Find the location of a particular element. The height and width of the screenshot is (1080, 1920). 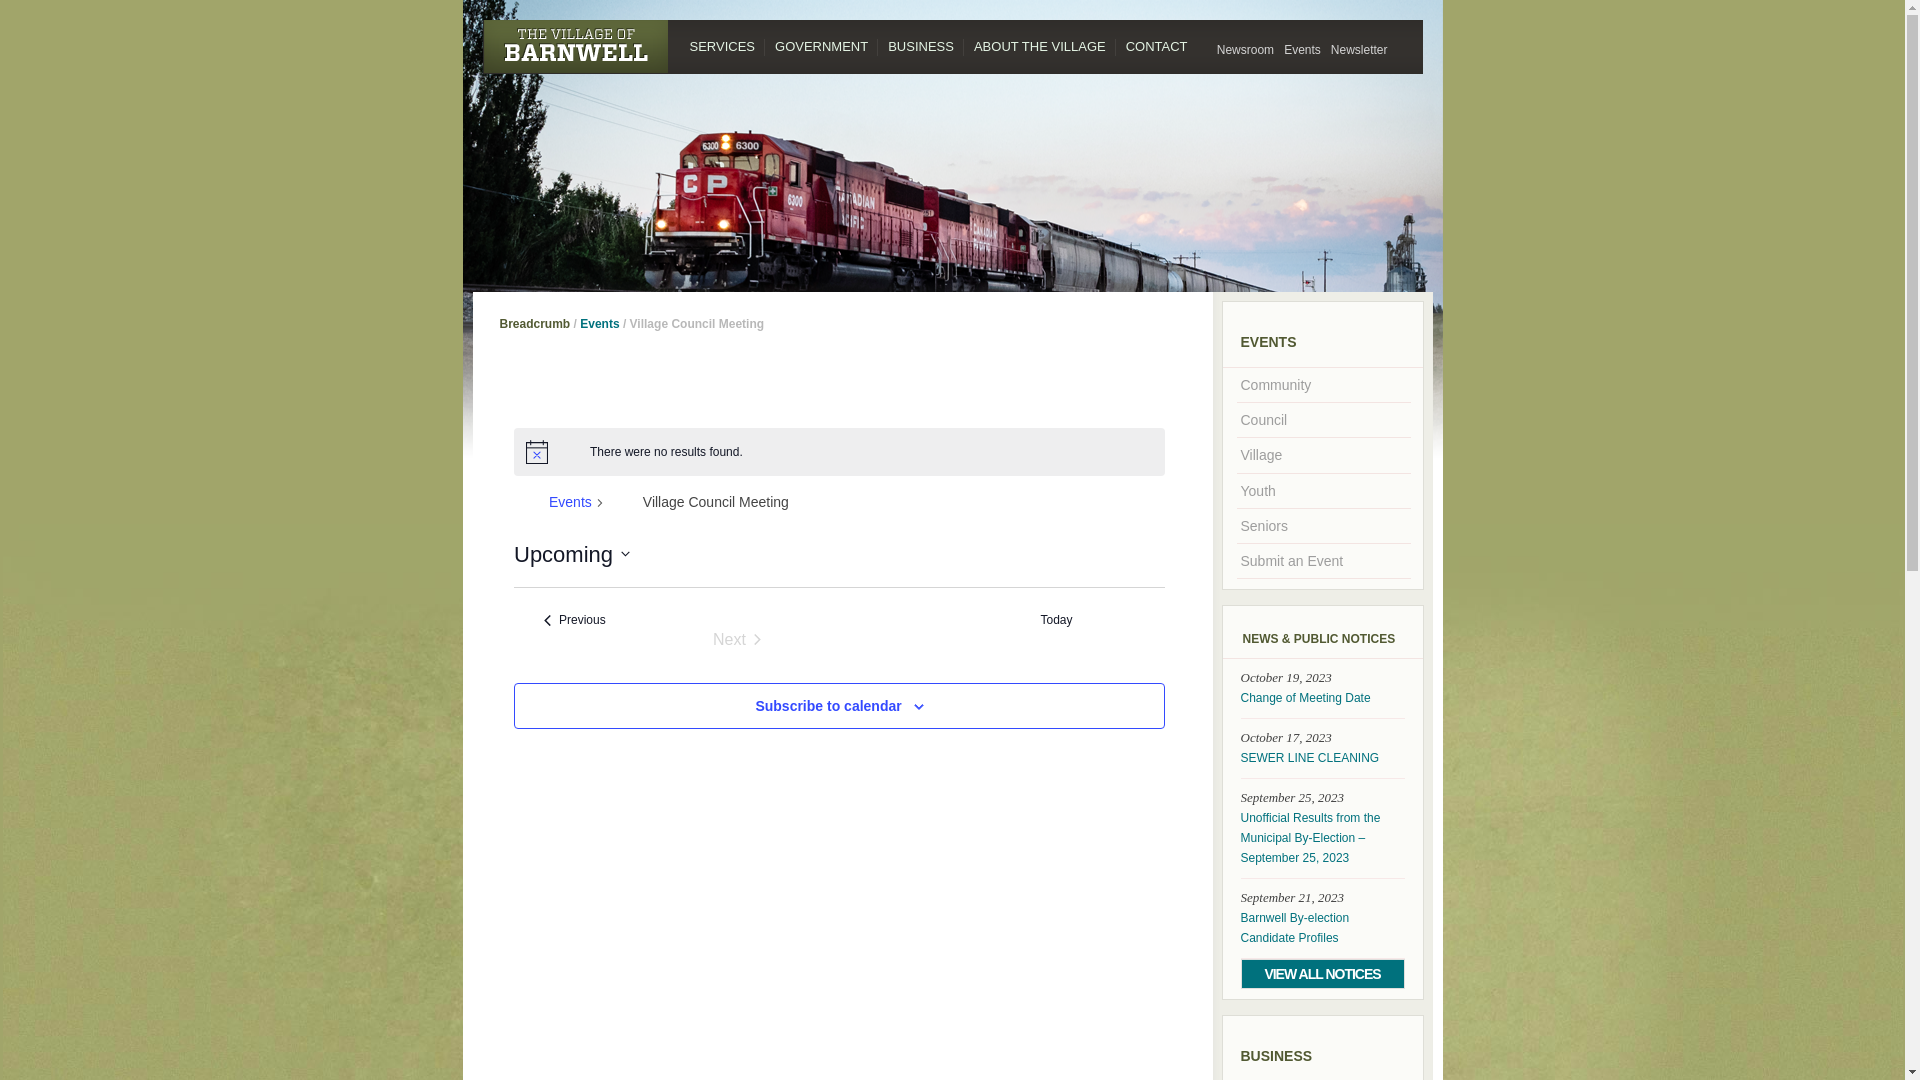

'Today' is located at coordinates (1055, 619).